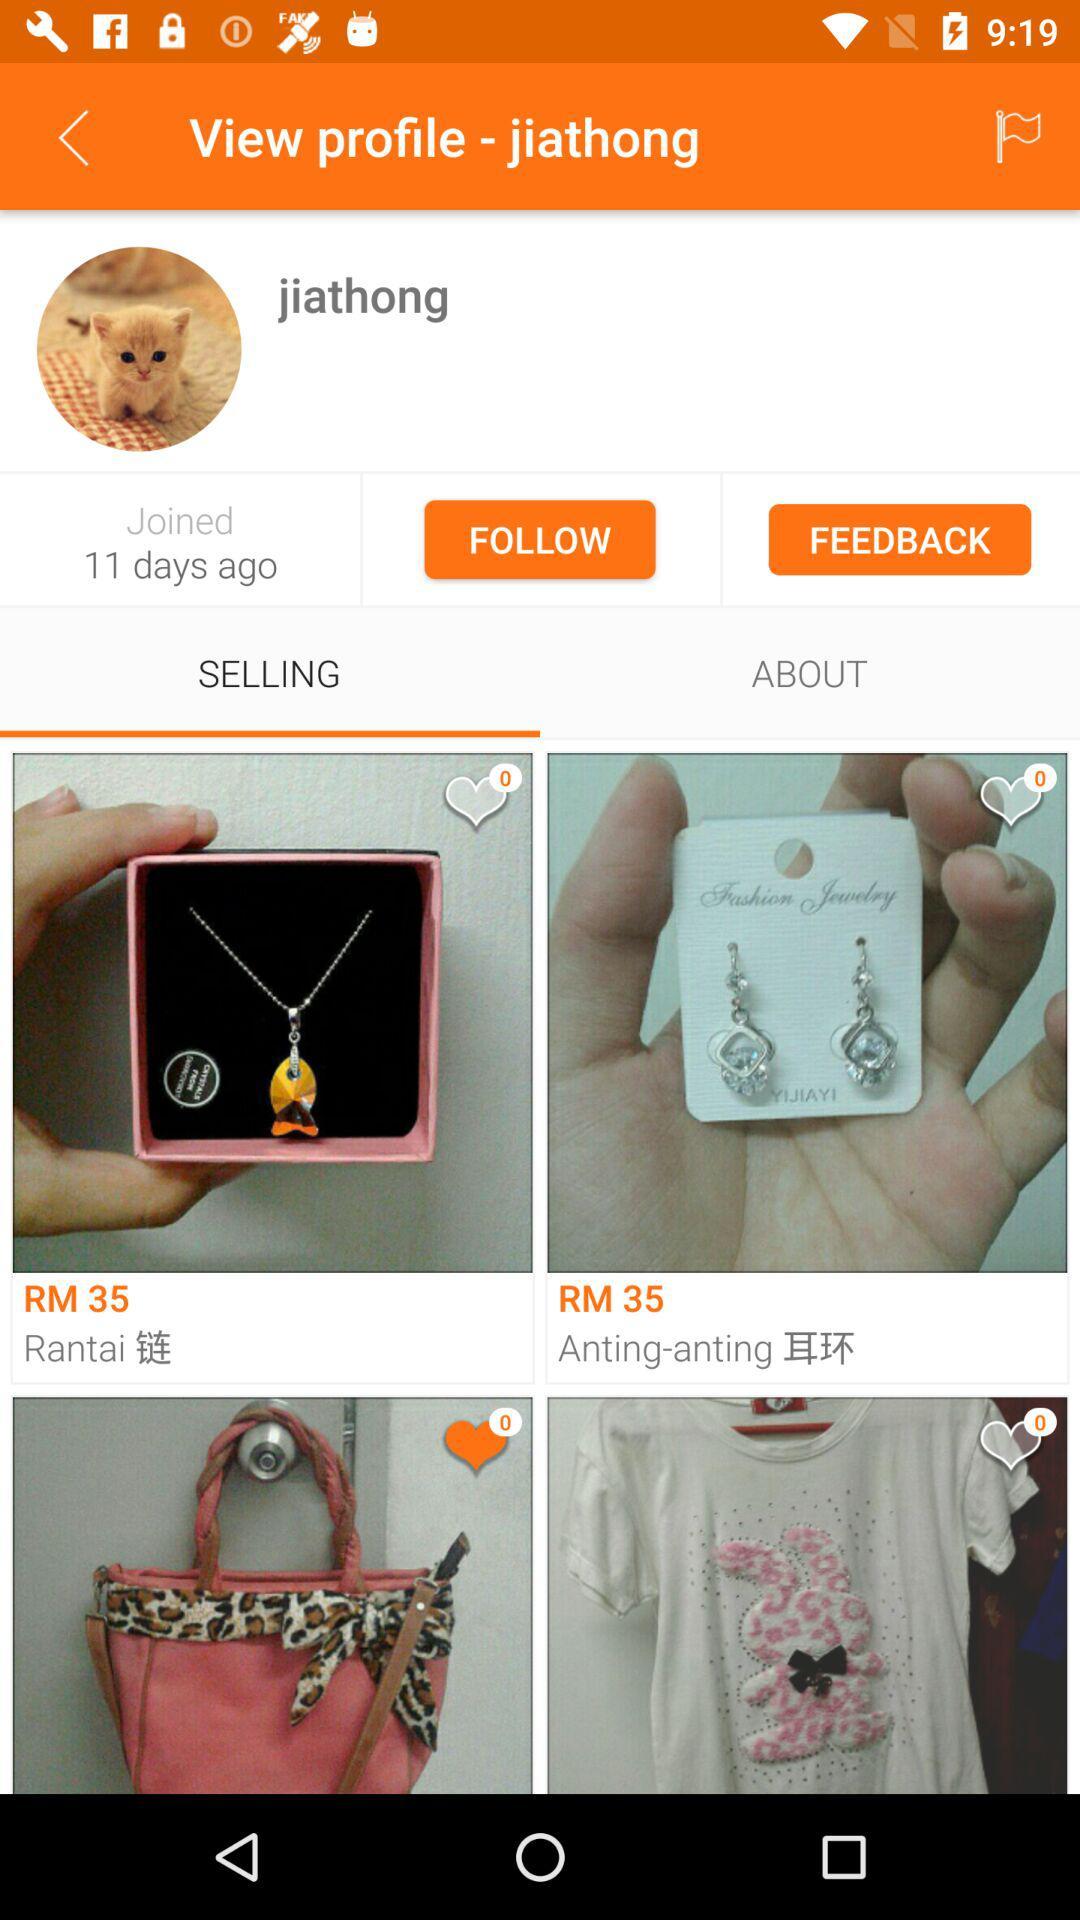 The height and width of the screenshot is (1920, 1080). What do you see at coordinates (474, 1449) in the screenshot?
I see `like item` at bounding box center [474, 1449].